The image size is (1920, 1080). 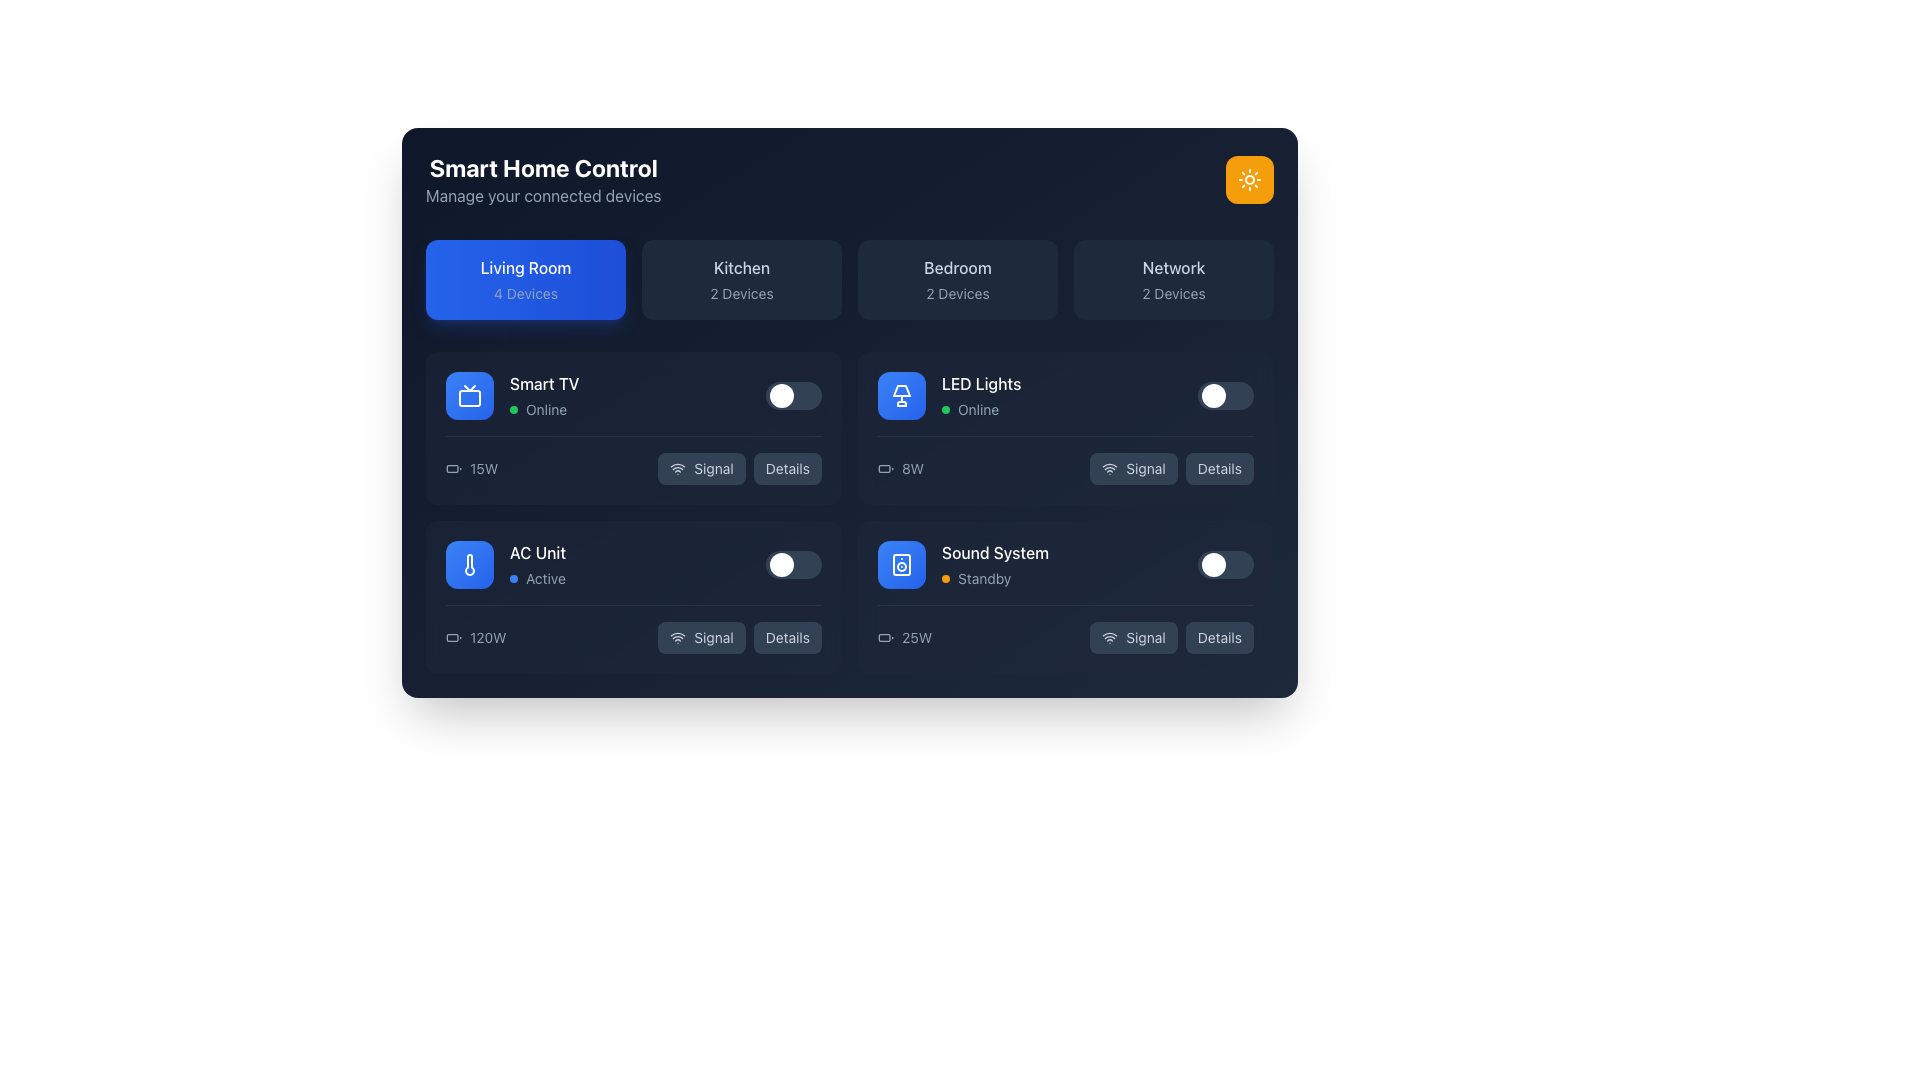 I want to click on text label displaying '25W' that indicates the power consumption level for the Sound System module, which is positioned as the rightmost element in its horizontal group, so click(x=916, y=637).